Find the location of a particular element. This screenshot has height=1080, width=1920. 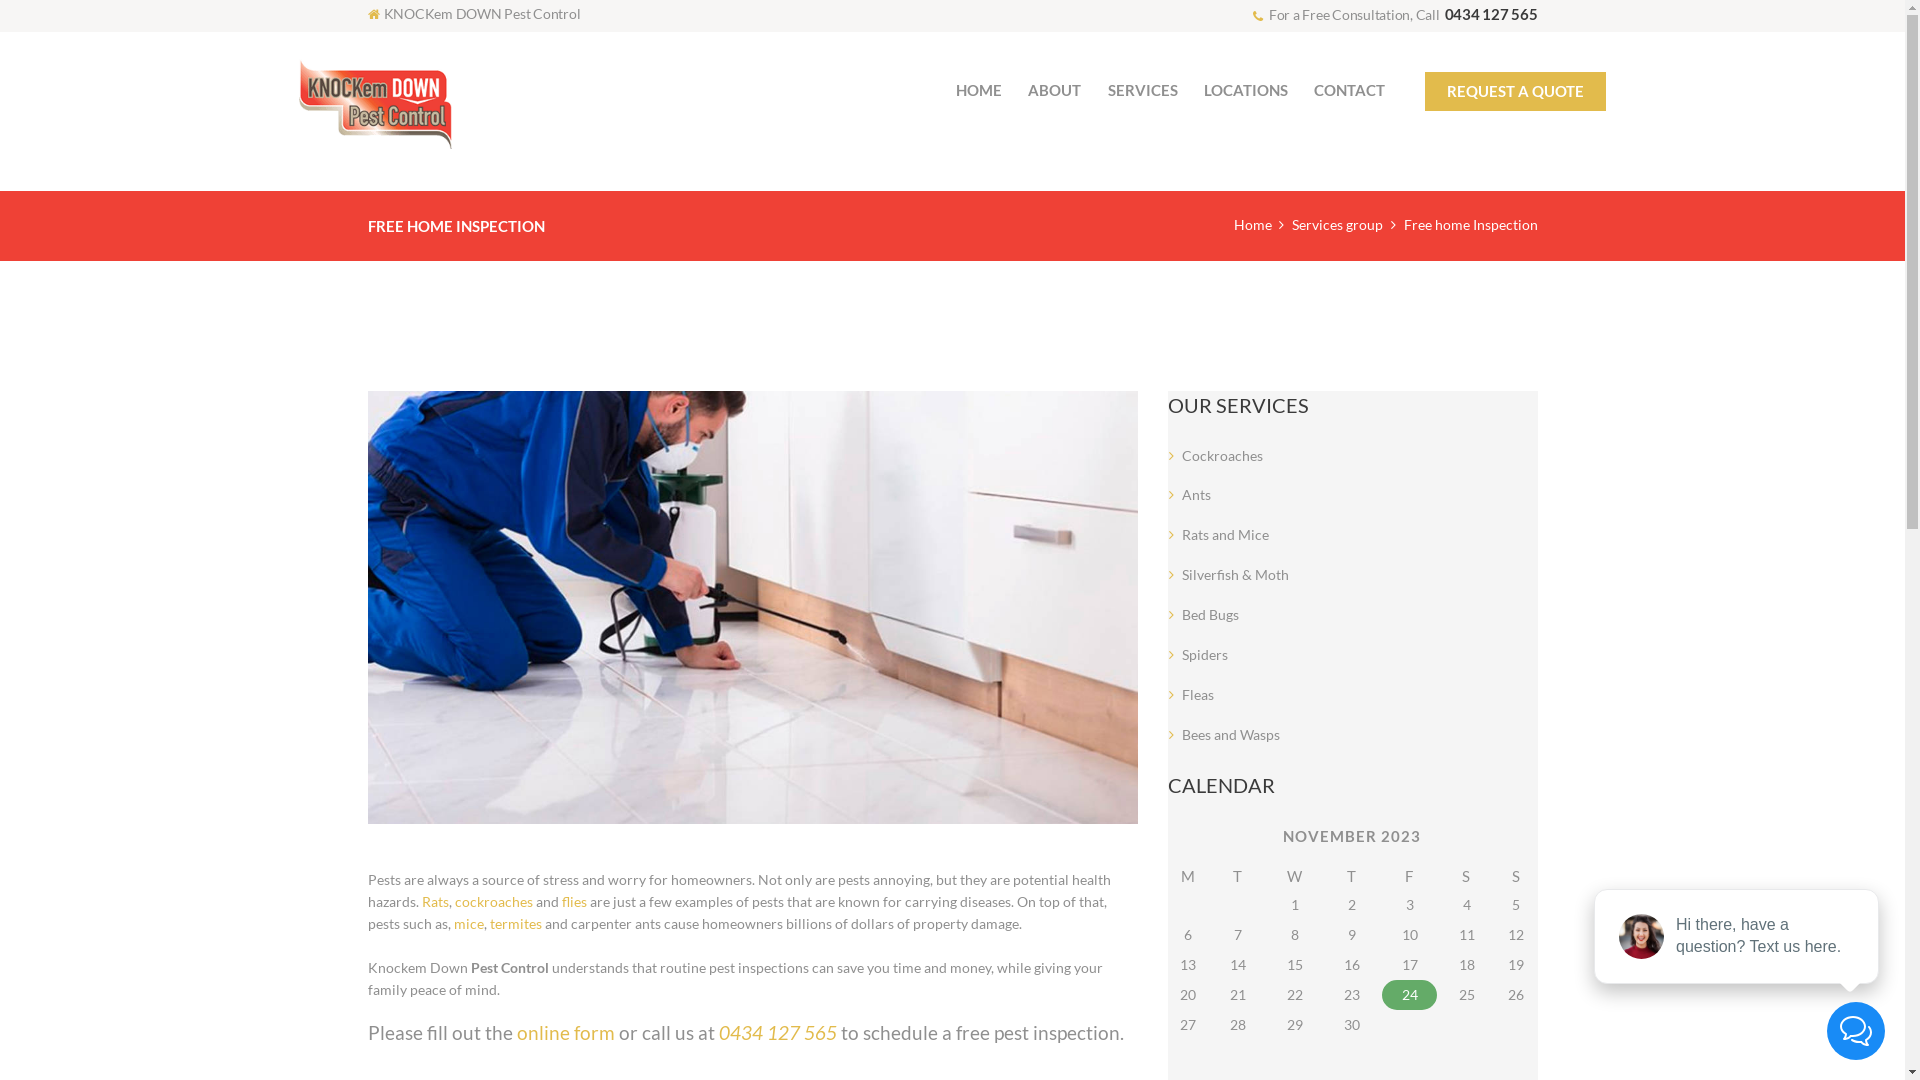

'Silverfish & Moth' is located at coordinates (1234, 574).